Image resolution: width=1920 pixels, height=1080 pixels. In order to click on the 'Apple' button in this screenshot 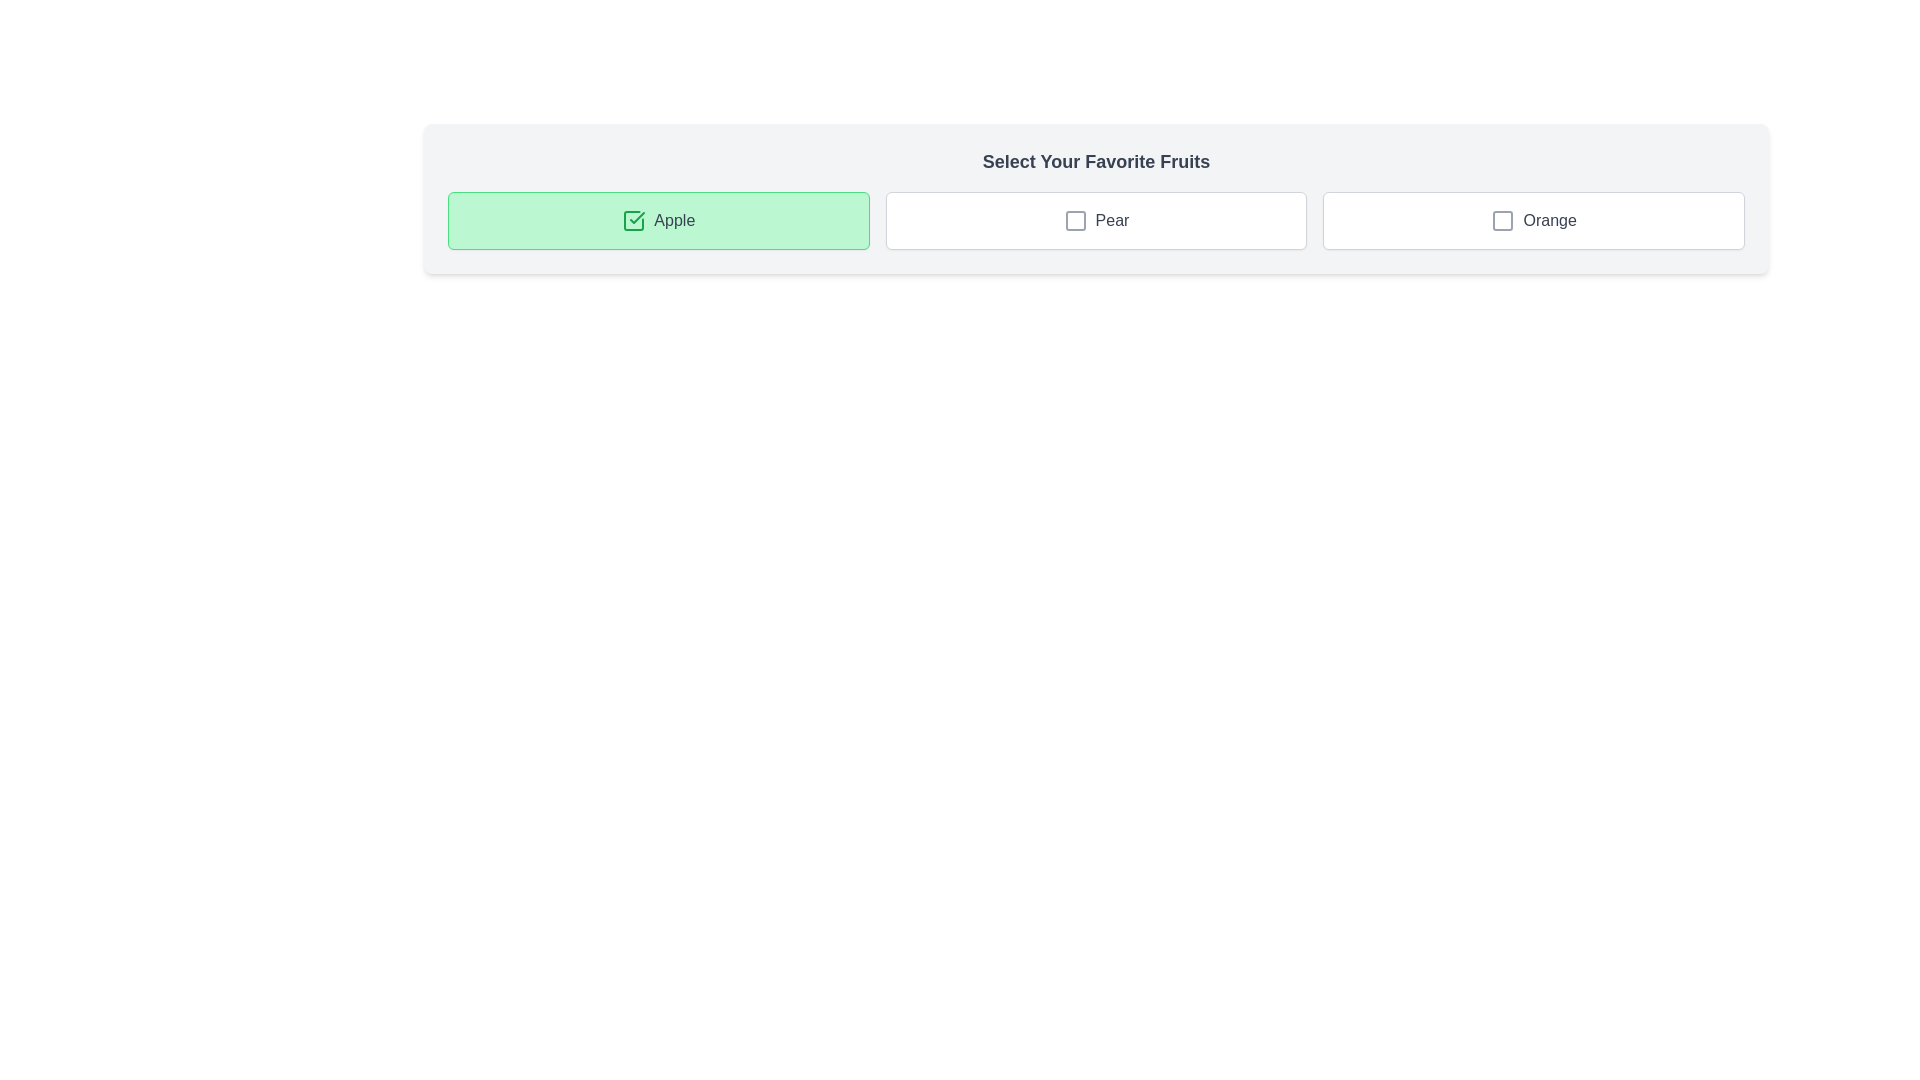, I will do `click(658, 220)`.